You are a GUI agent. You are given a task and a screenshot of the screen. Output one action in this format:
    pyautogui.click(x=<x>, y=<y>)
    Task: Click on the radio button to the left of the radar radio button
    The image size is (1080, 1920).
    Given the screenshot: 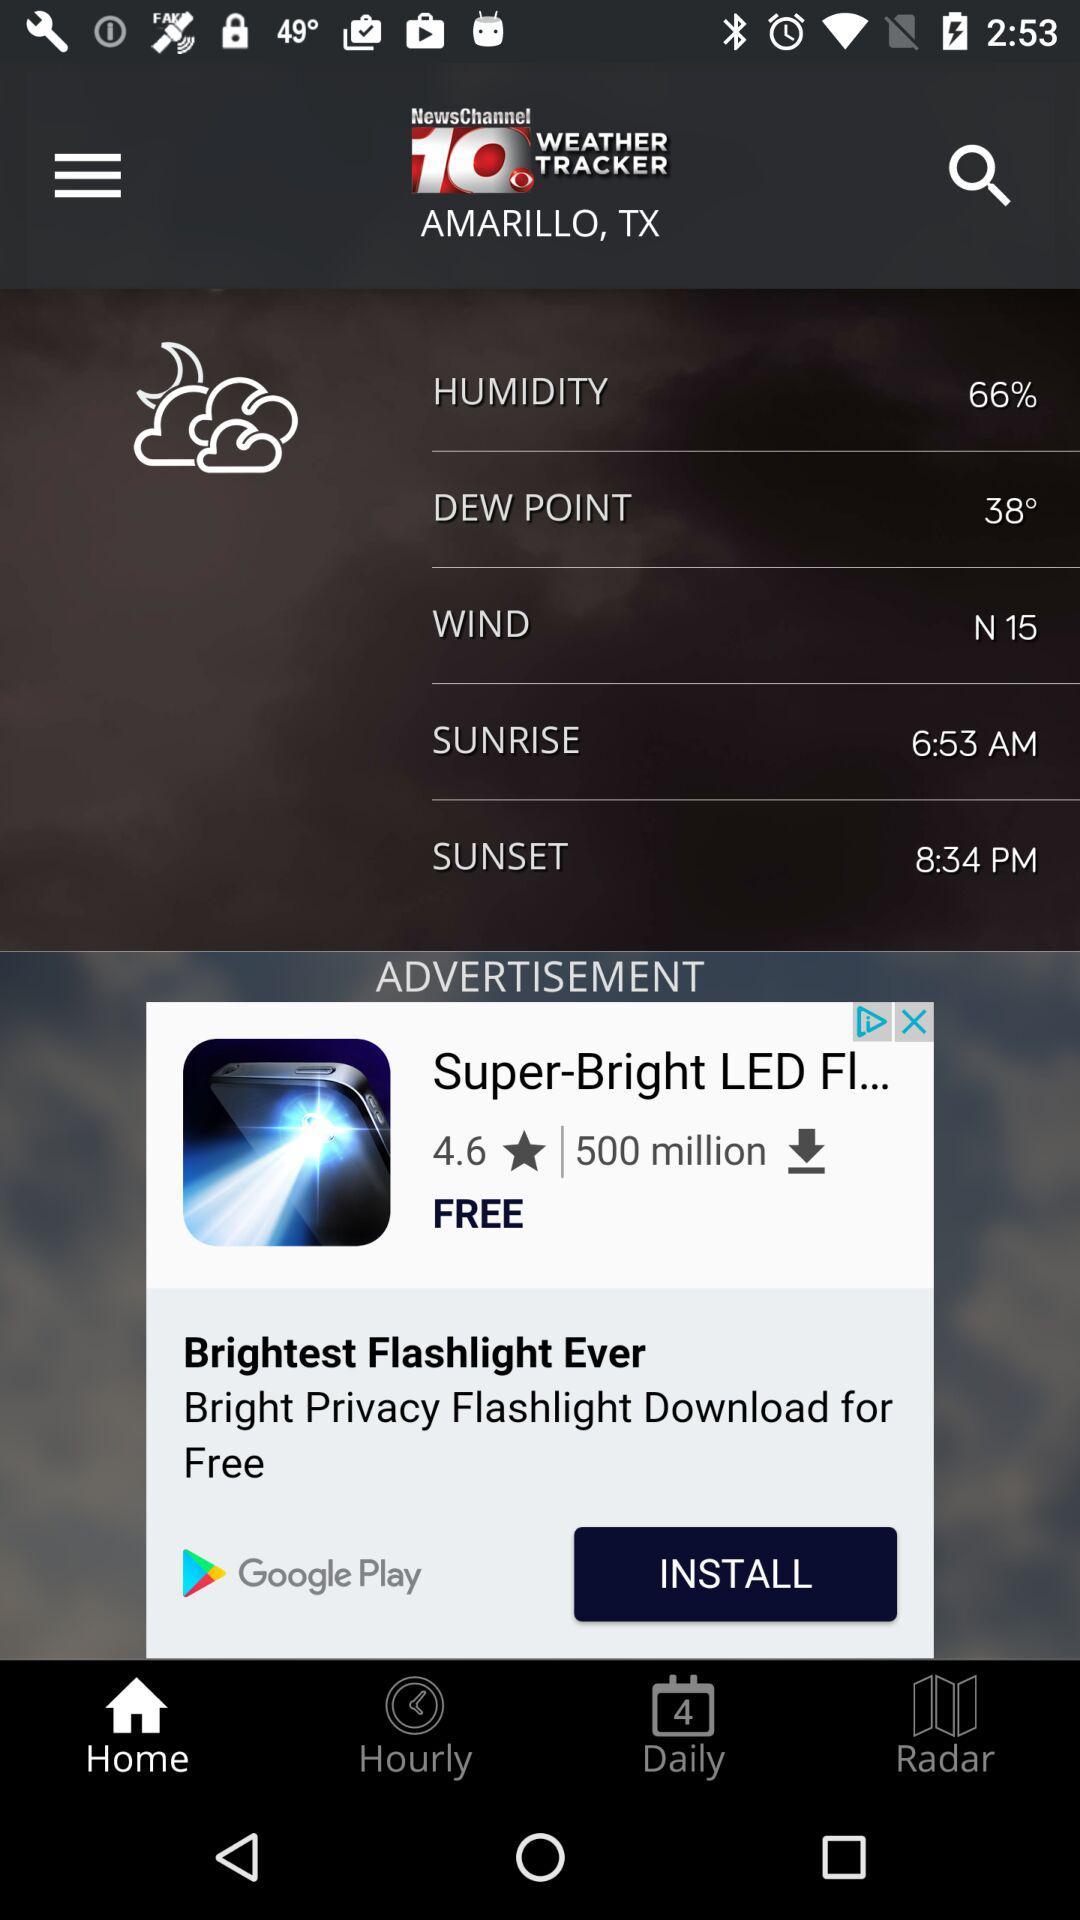 What is the action you would take?
    pyautogui.click(x=682, y=1726)
    